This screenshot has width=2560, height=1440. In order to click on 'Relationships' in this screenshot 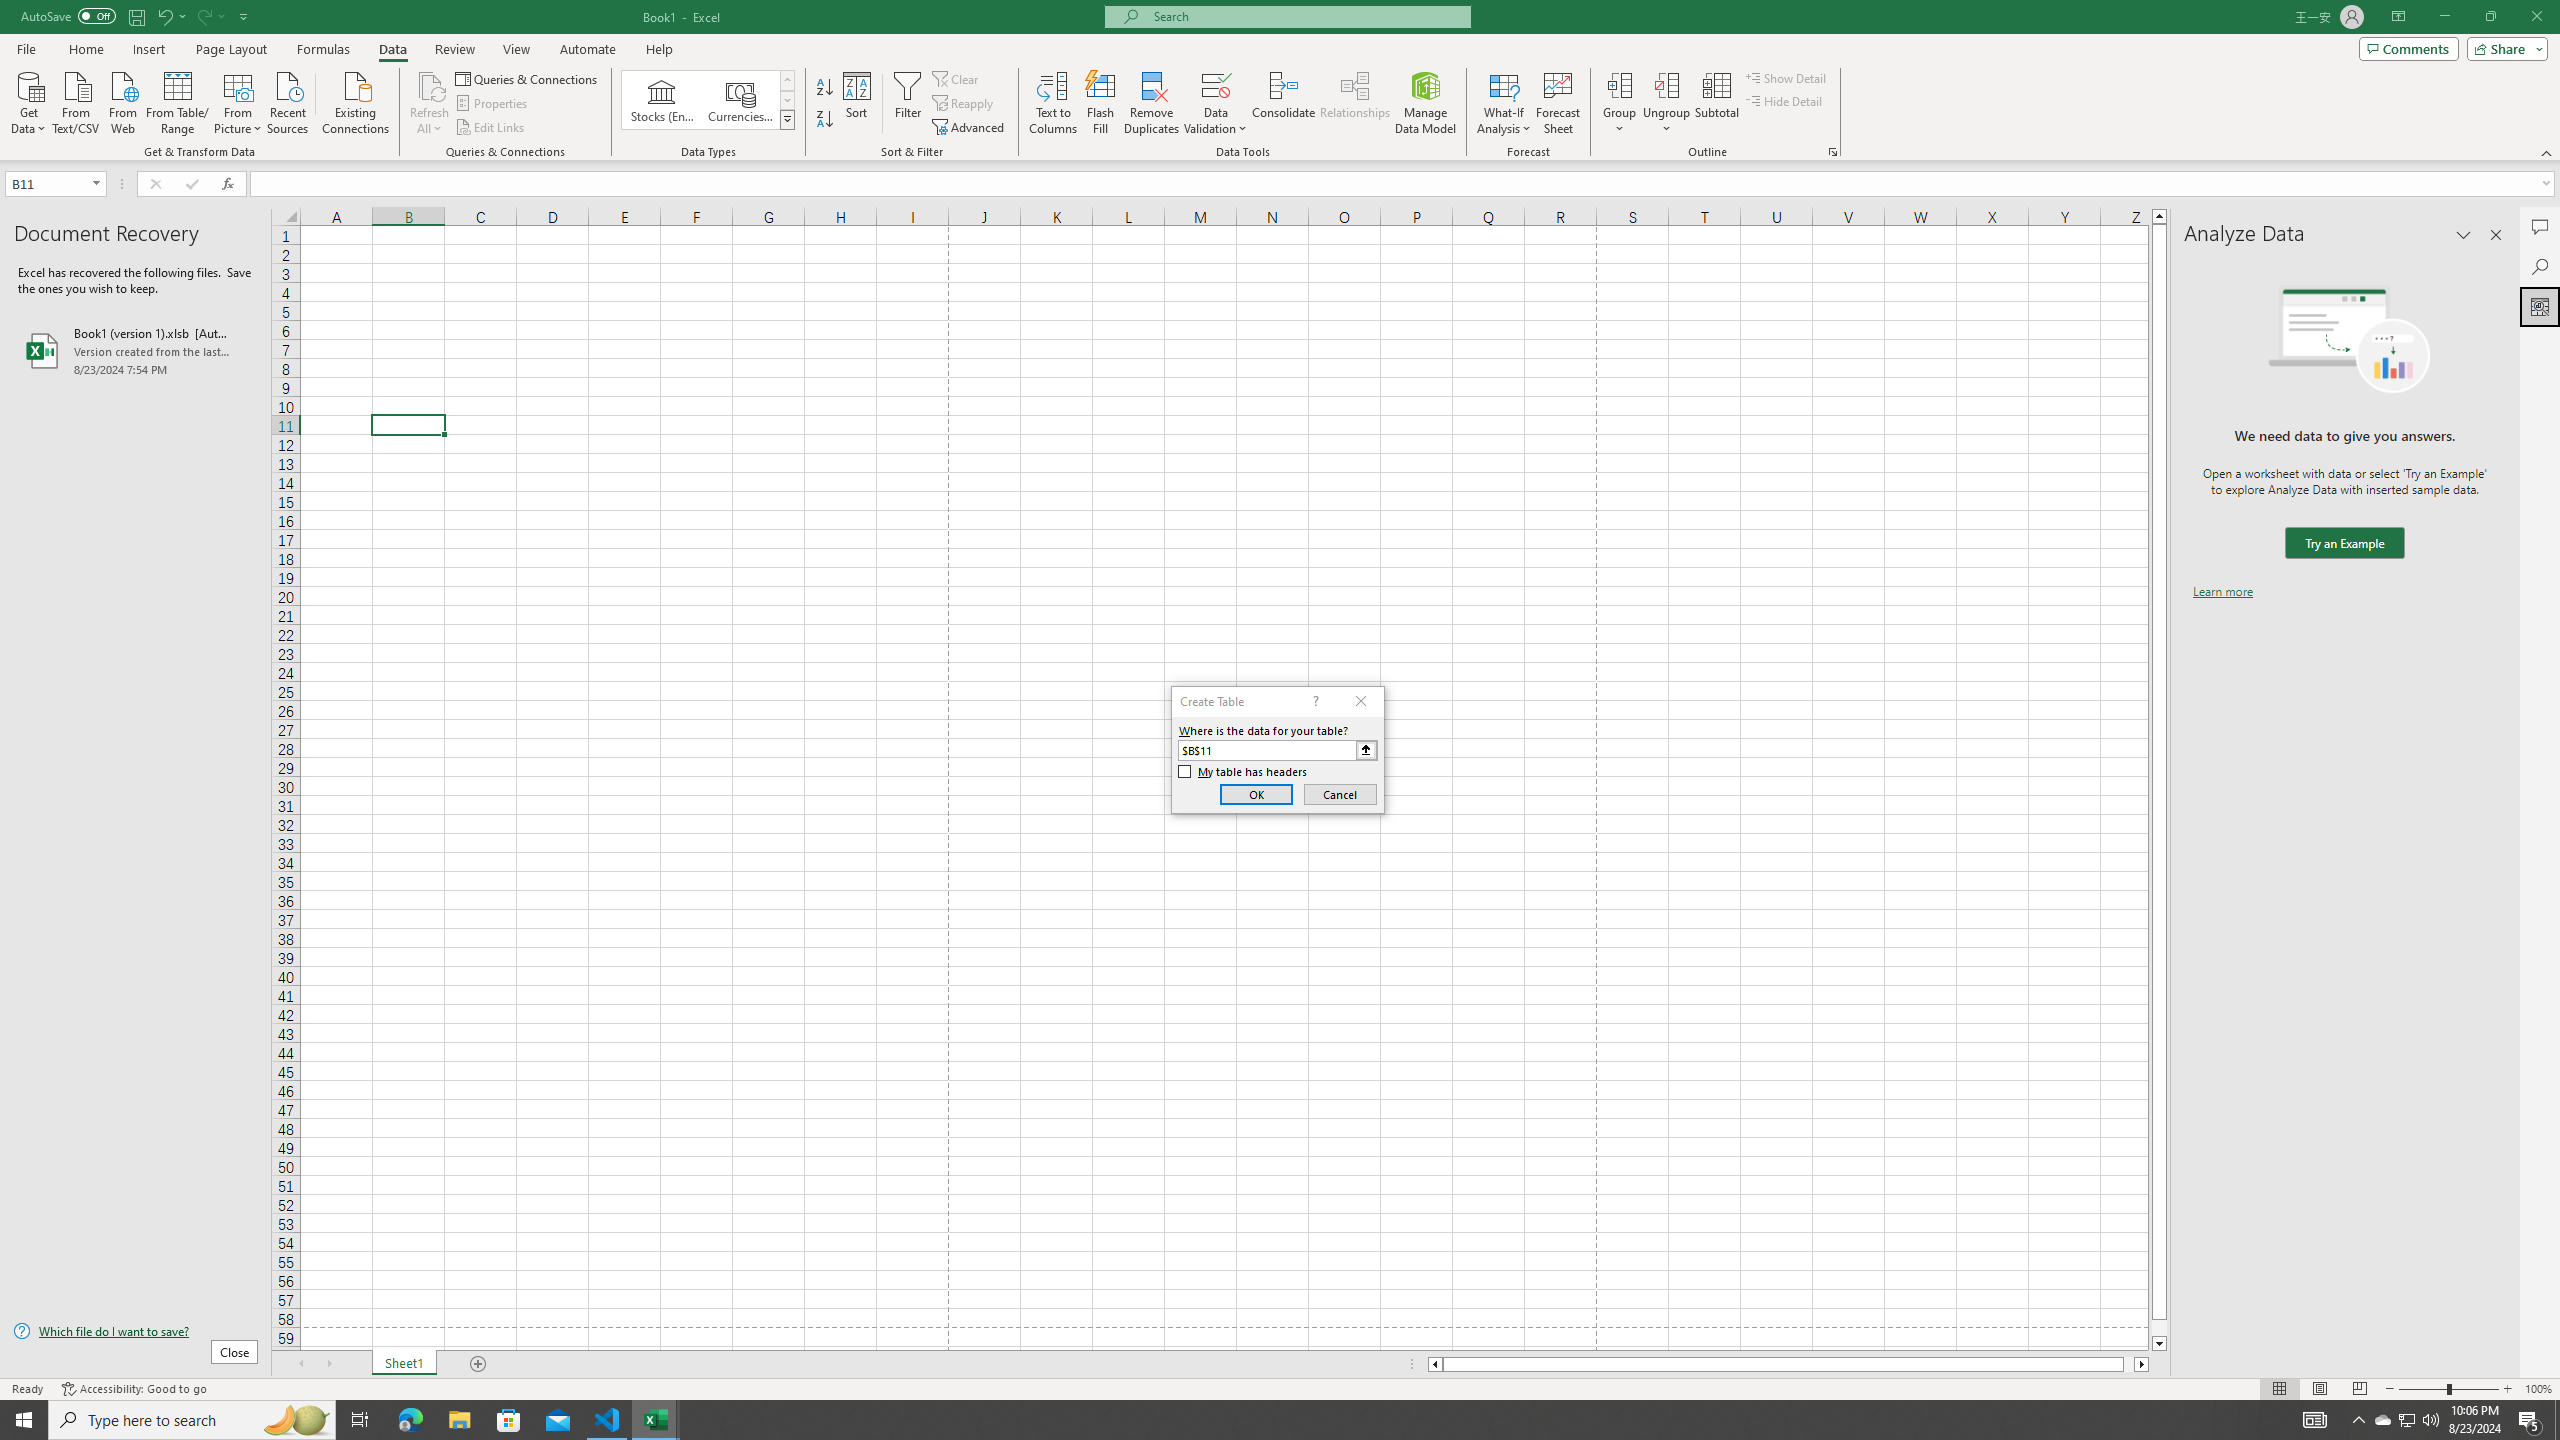, I will do `click(1354, 103)`.